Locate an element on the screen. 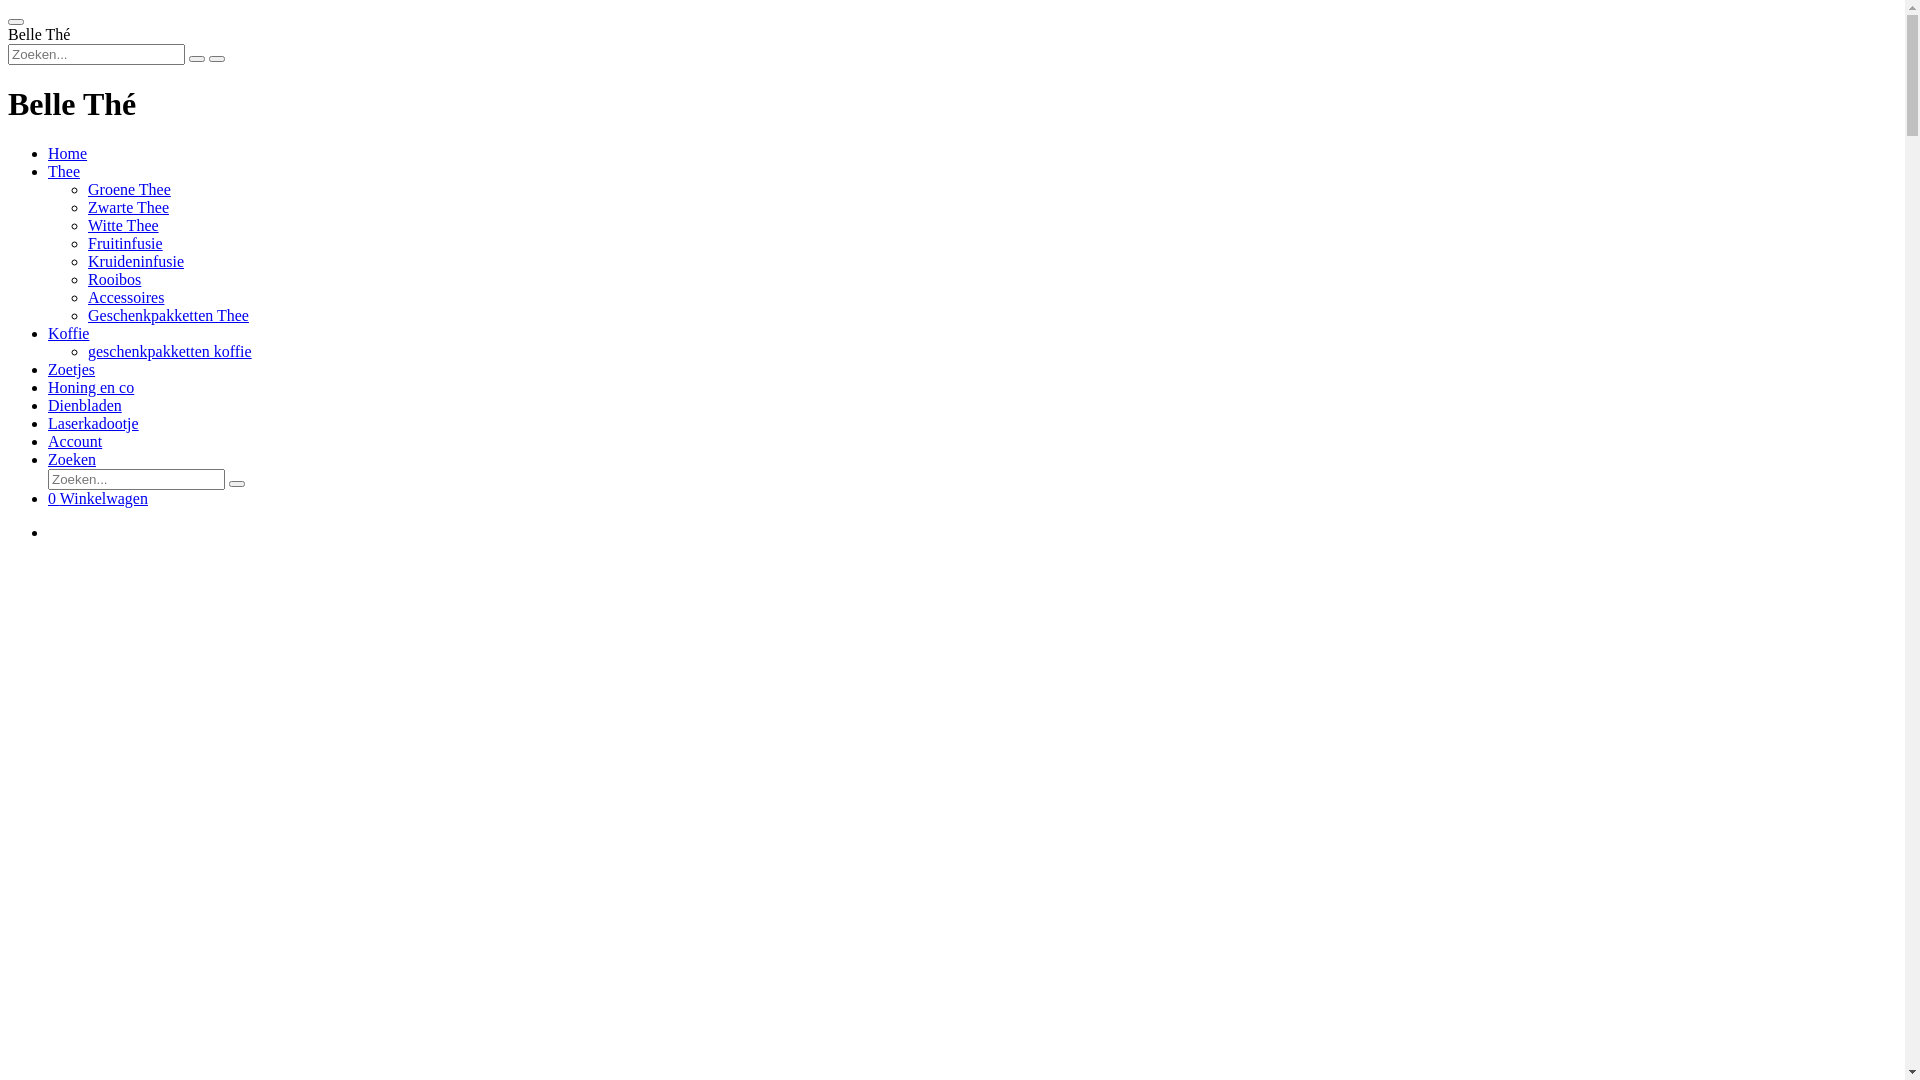  'Koffie' is located at coordinates (48, 332).